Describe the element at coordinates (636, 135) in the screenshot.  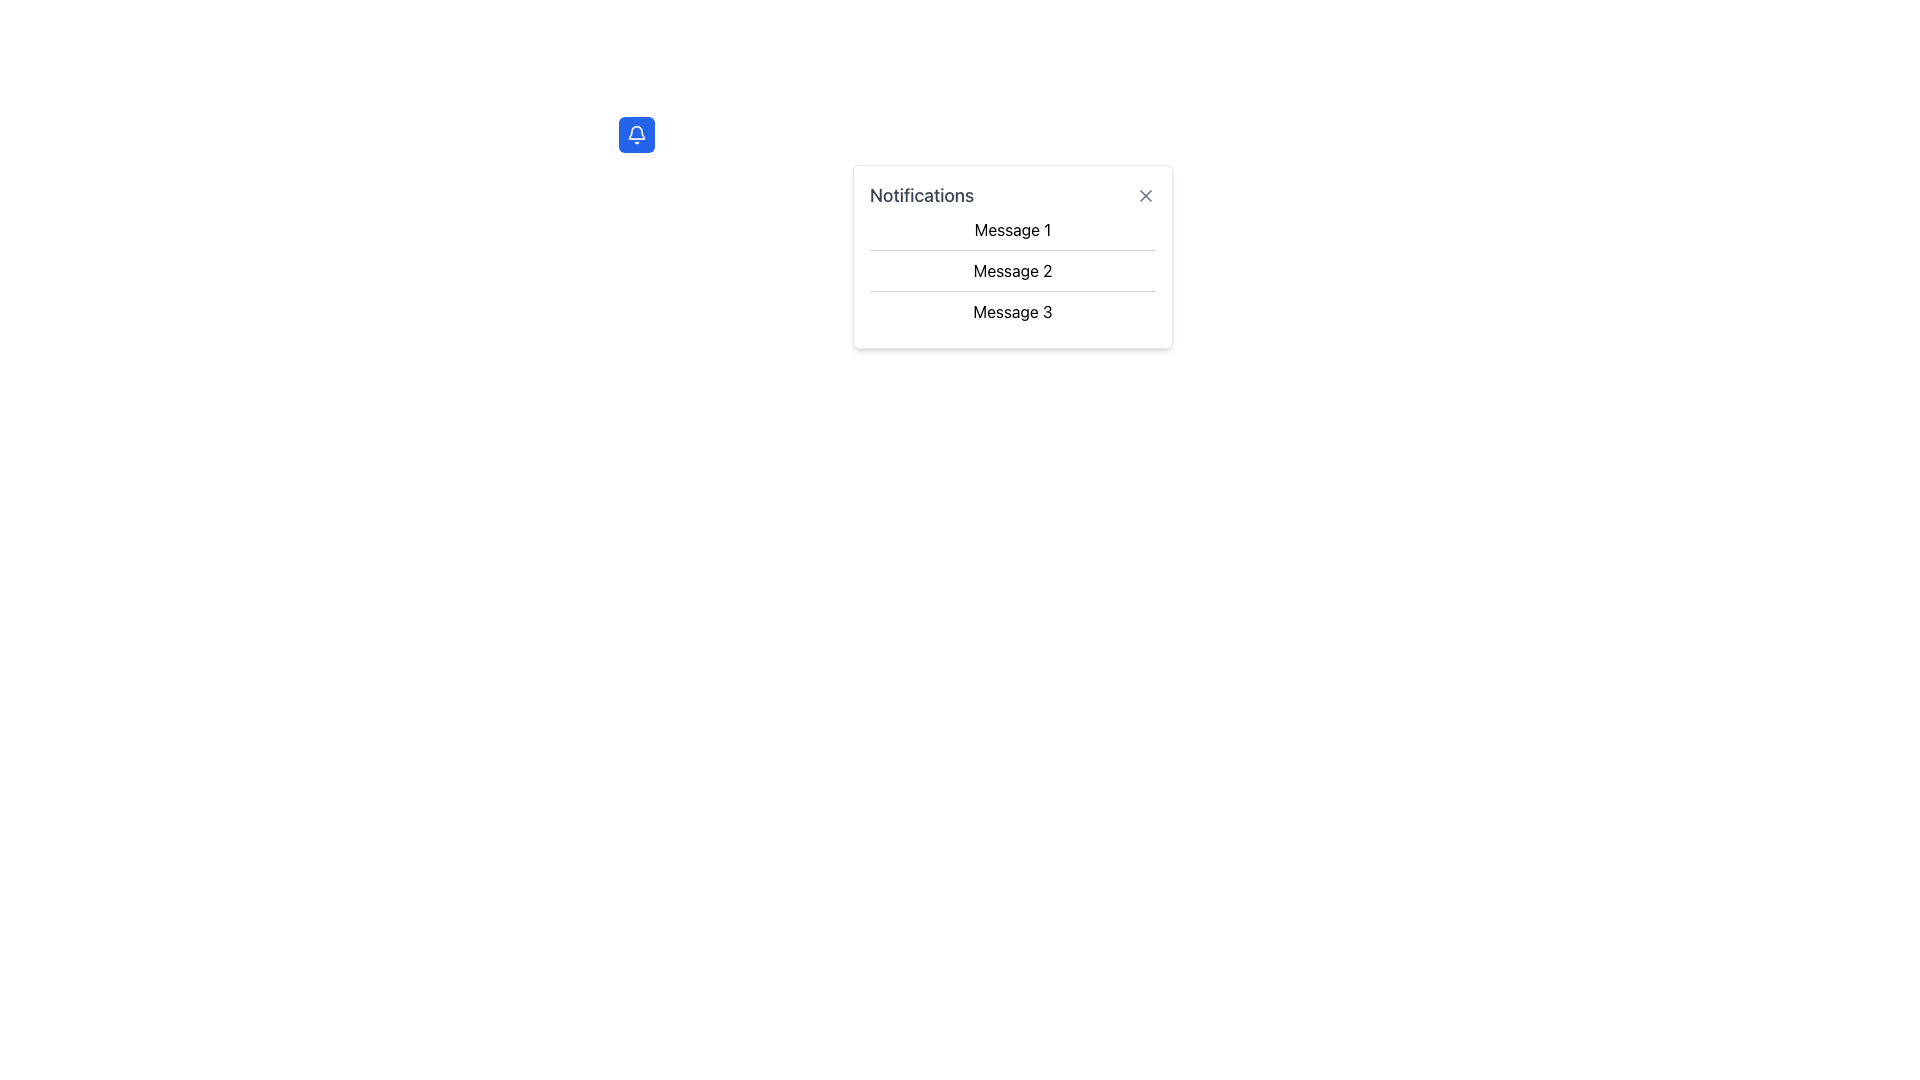
I see `the notification button with a vibrant blue background and a white bell icon` at that location.